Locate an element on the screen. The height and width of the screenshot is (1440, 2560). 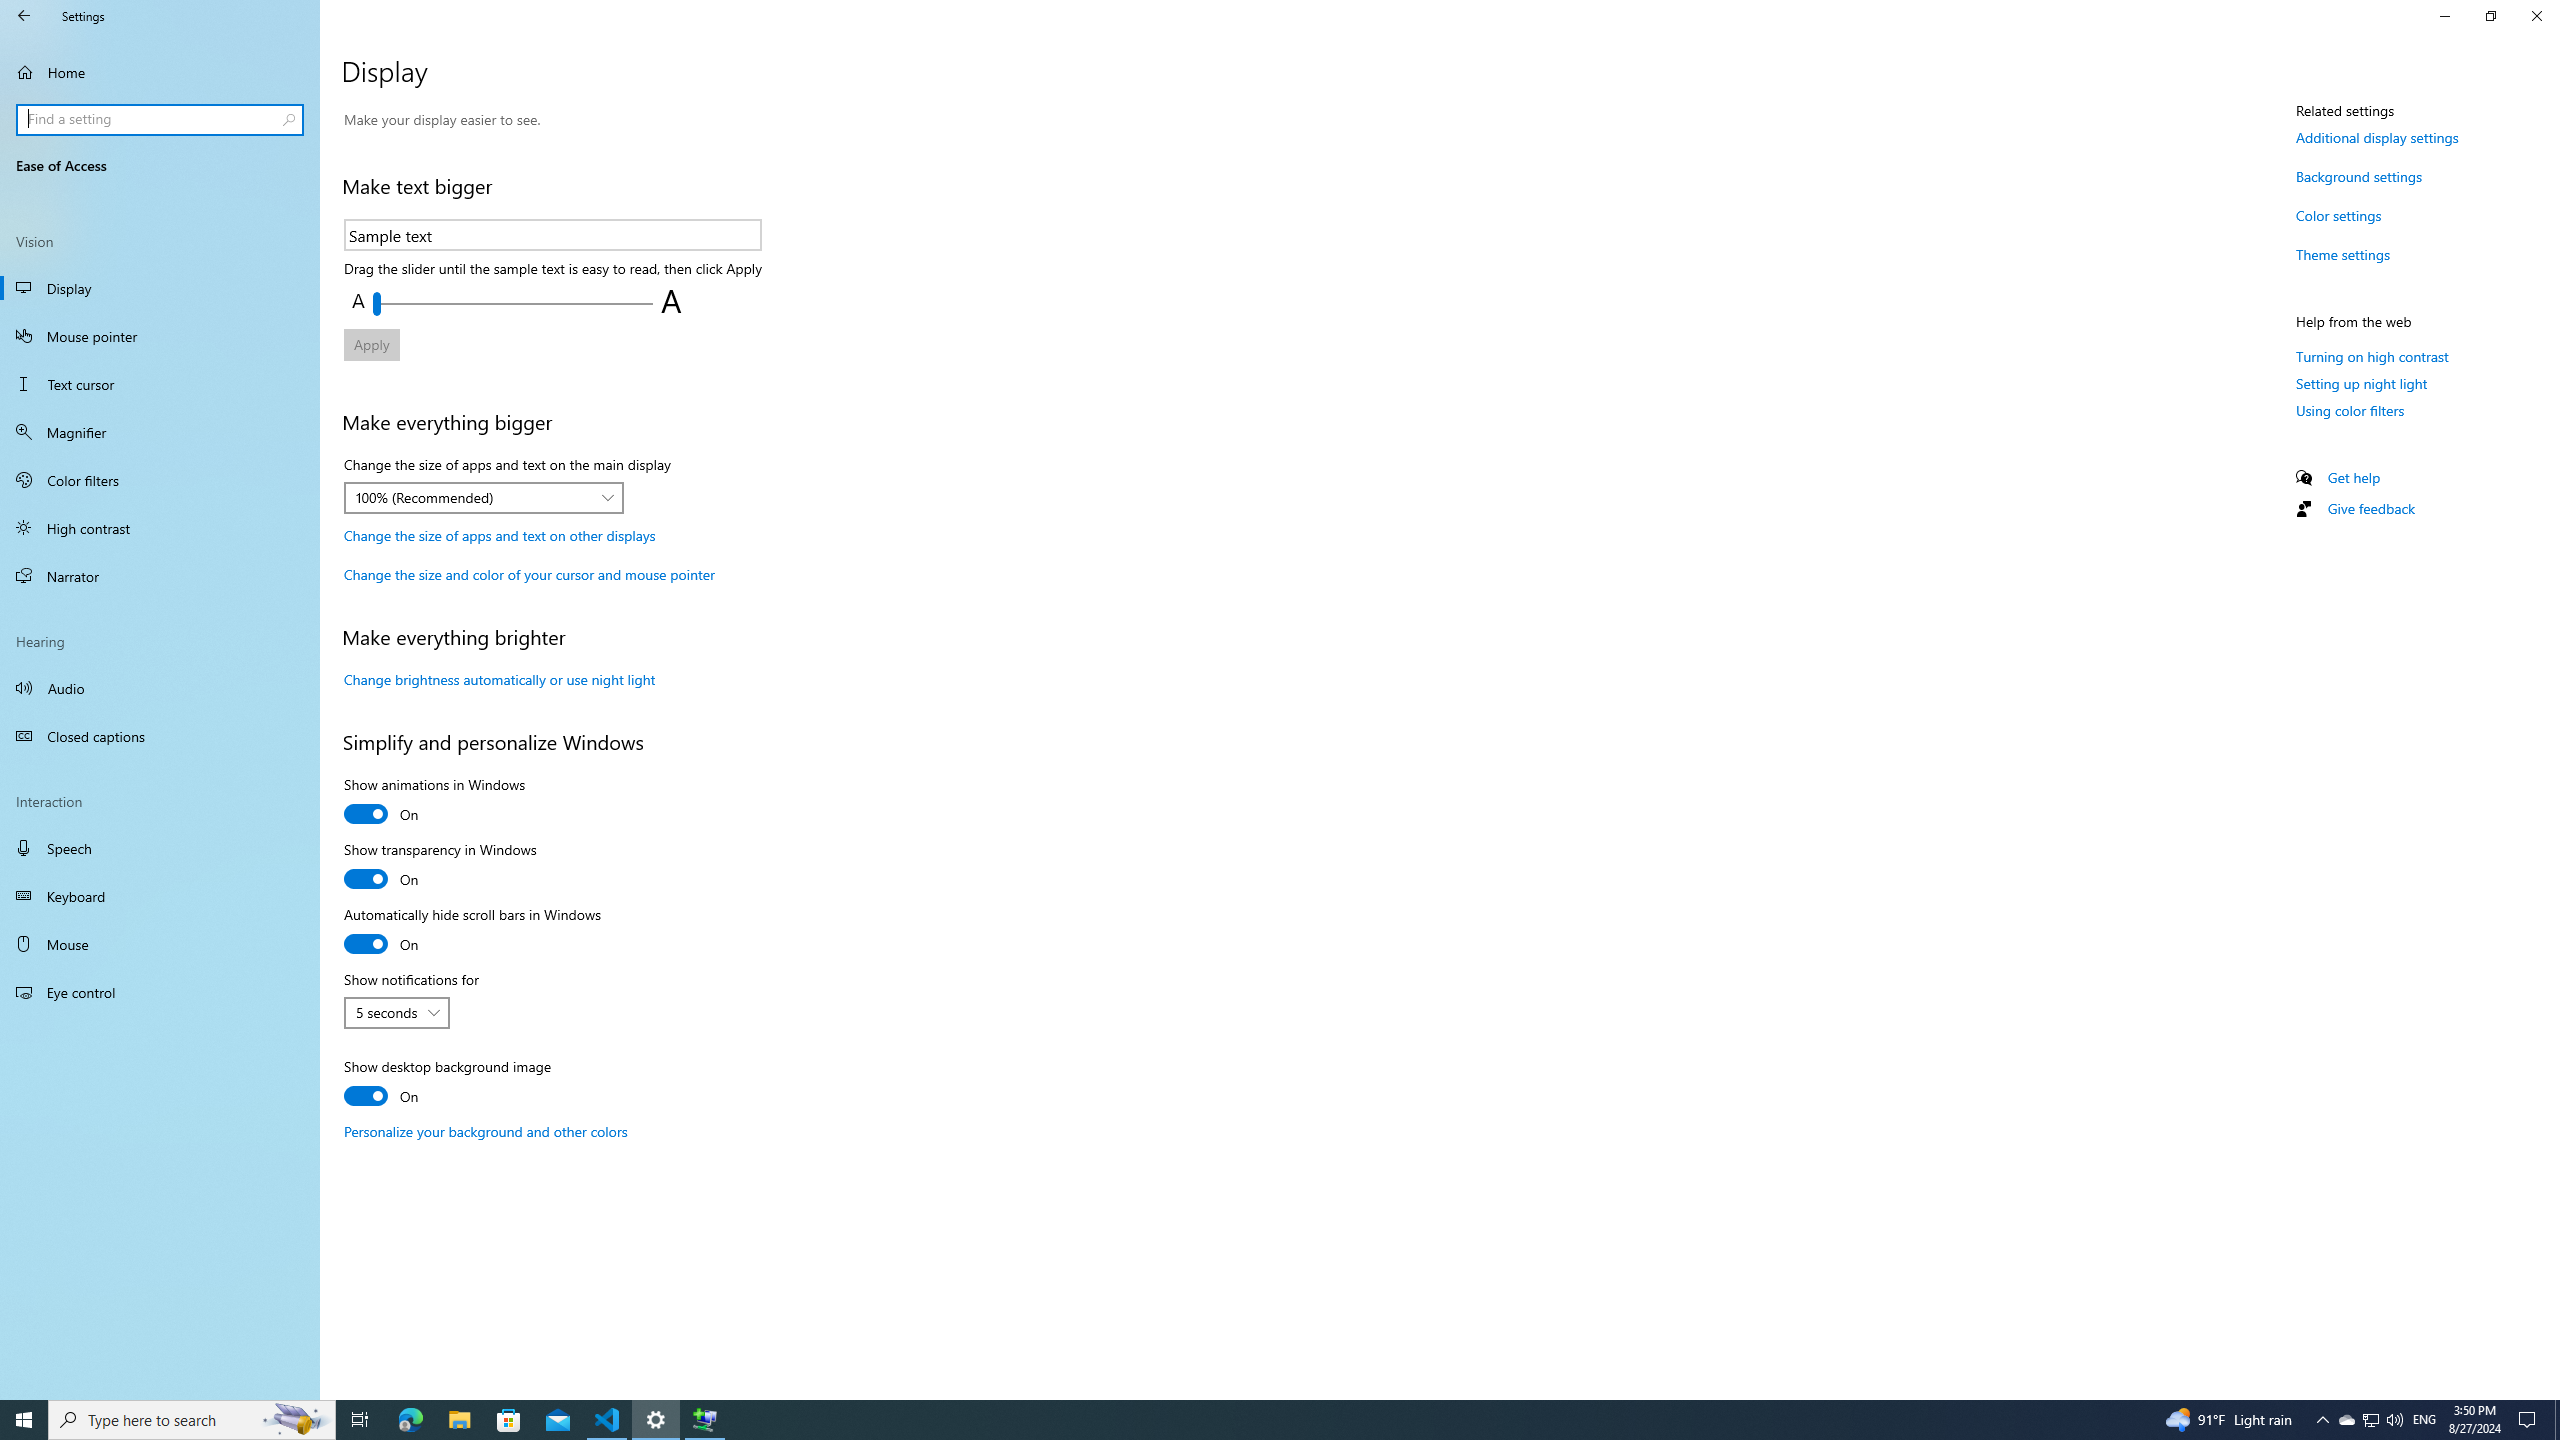
'Close Settings' is located at coordinates (2535, 15).